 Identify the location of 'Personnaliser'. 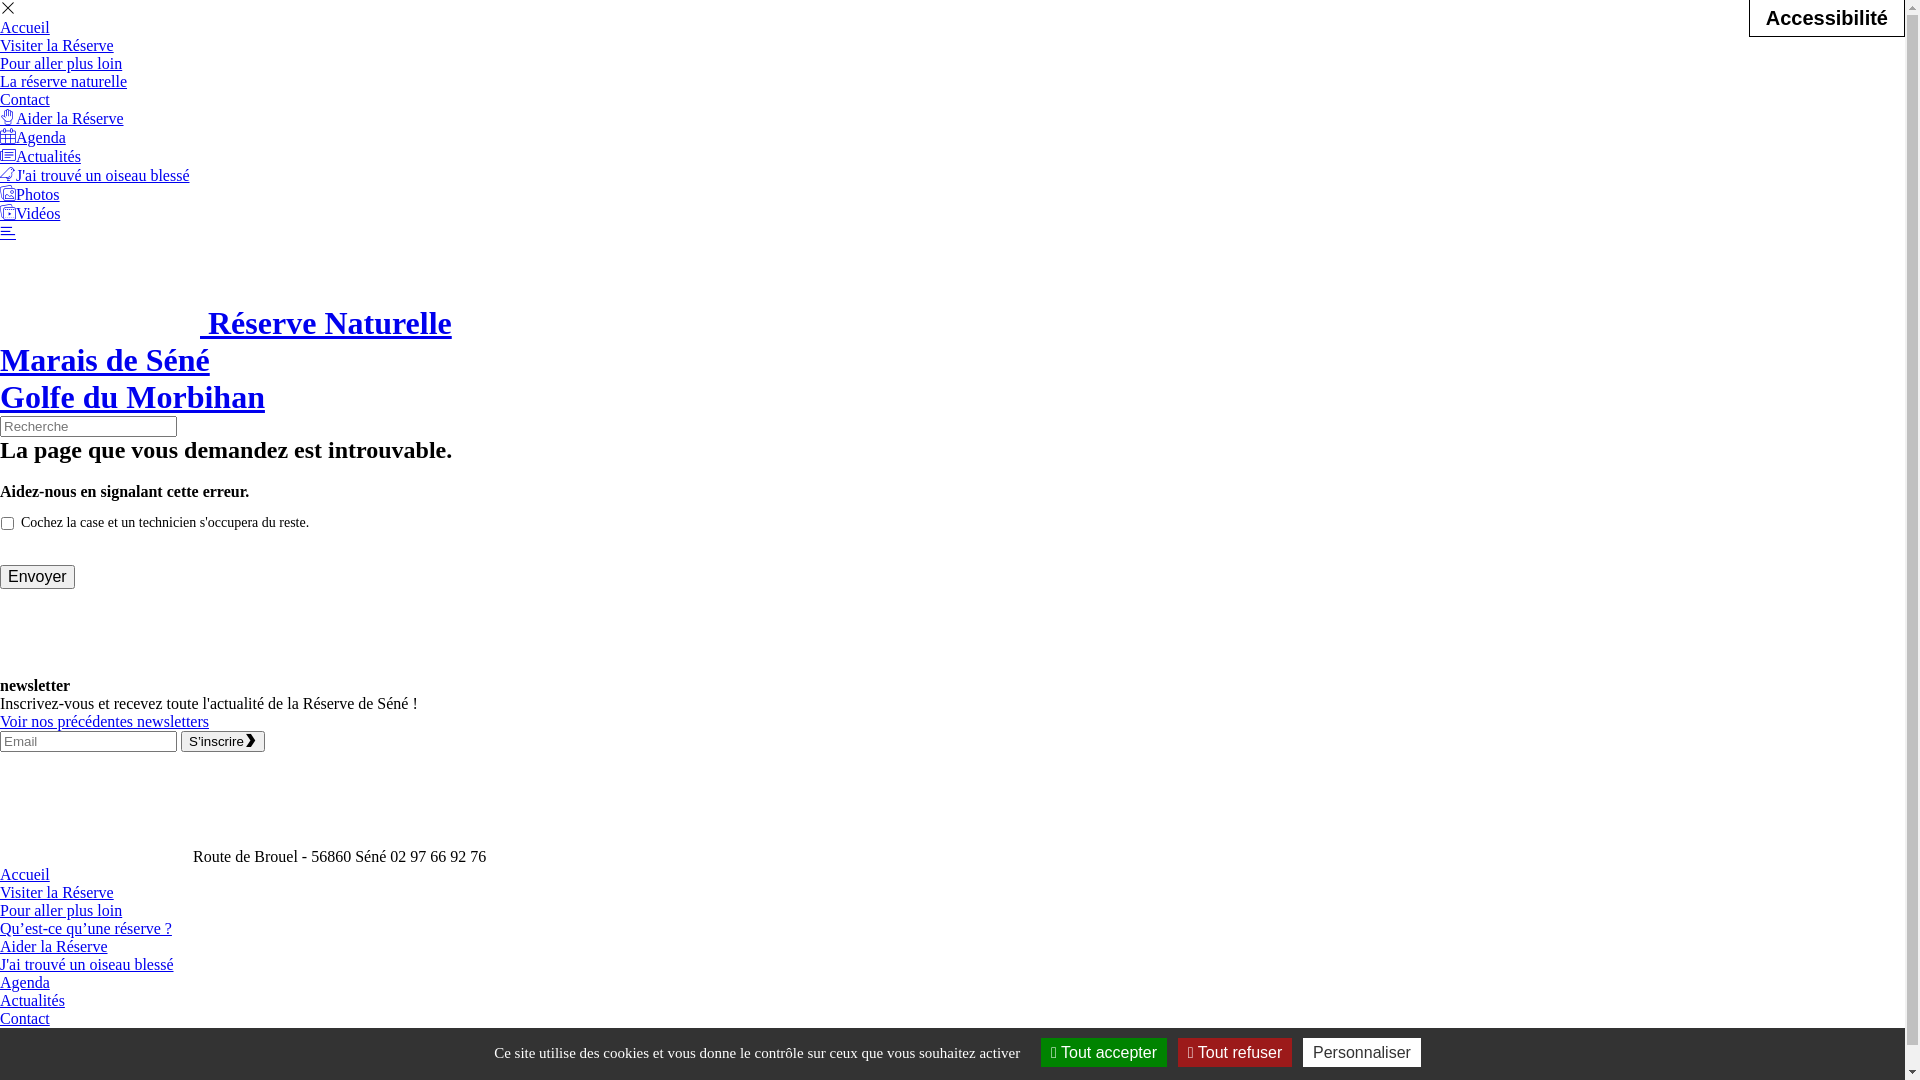
(1361, 1051).